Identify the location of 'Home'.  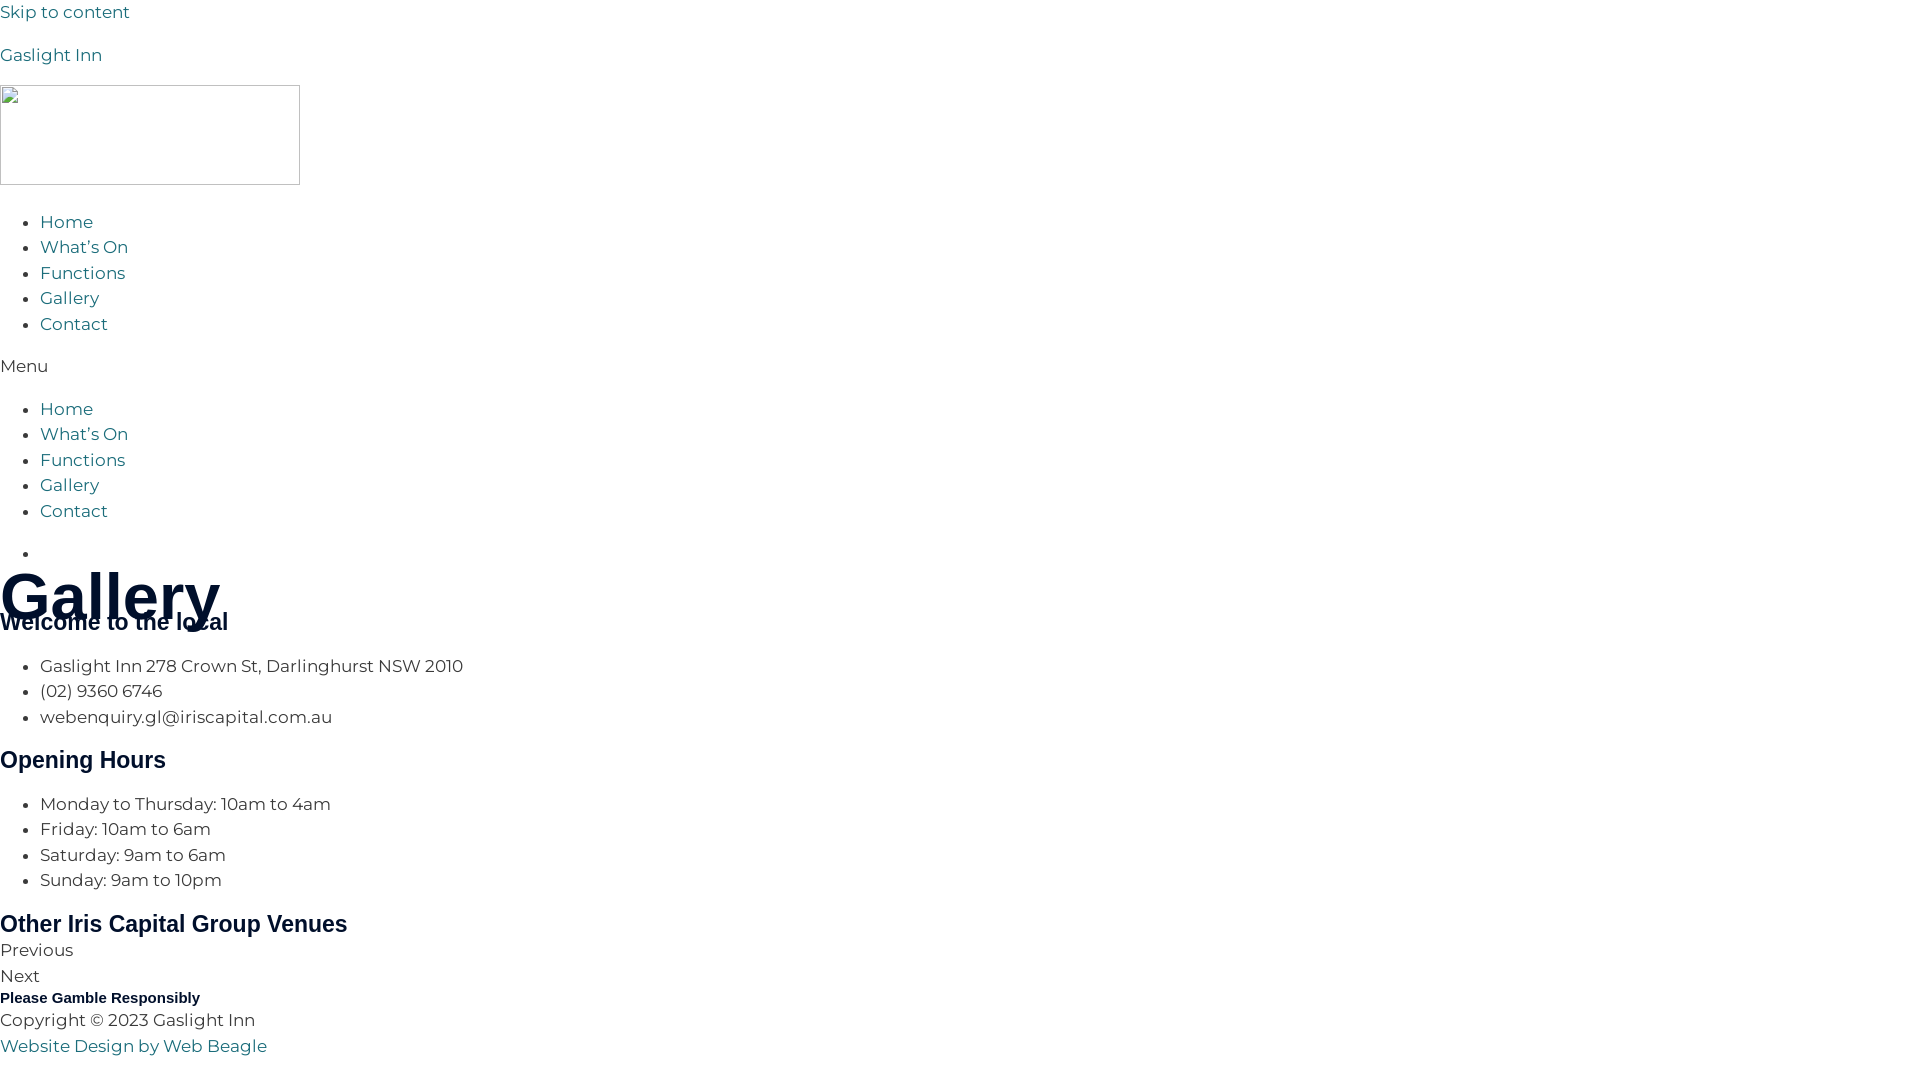
(66, 407).